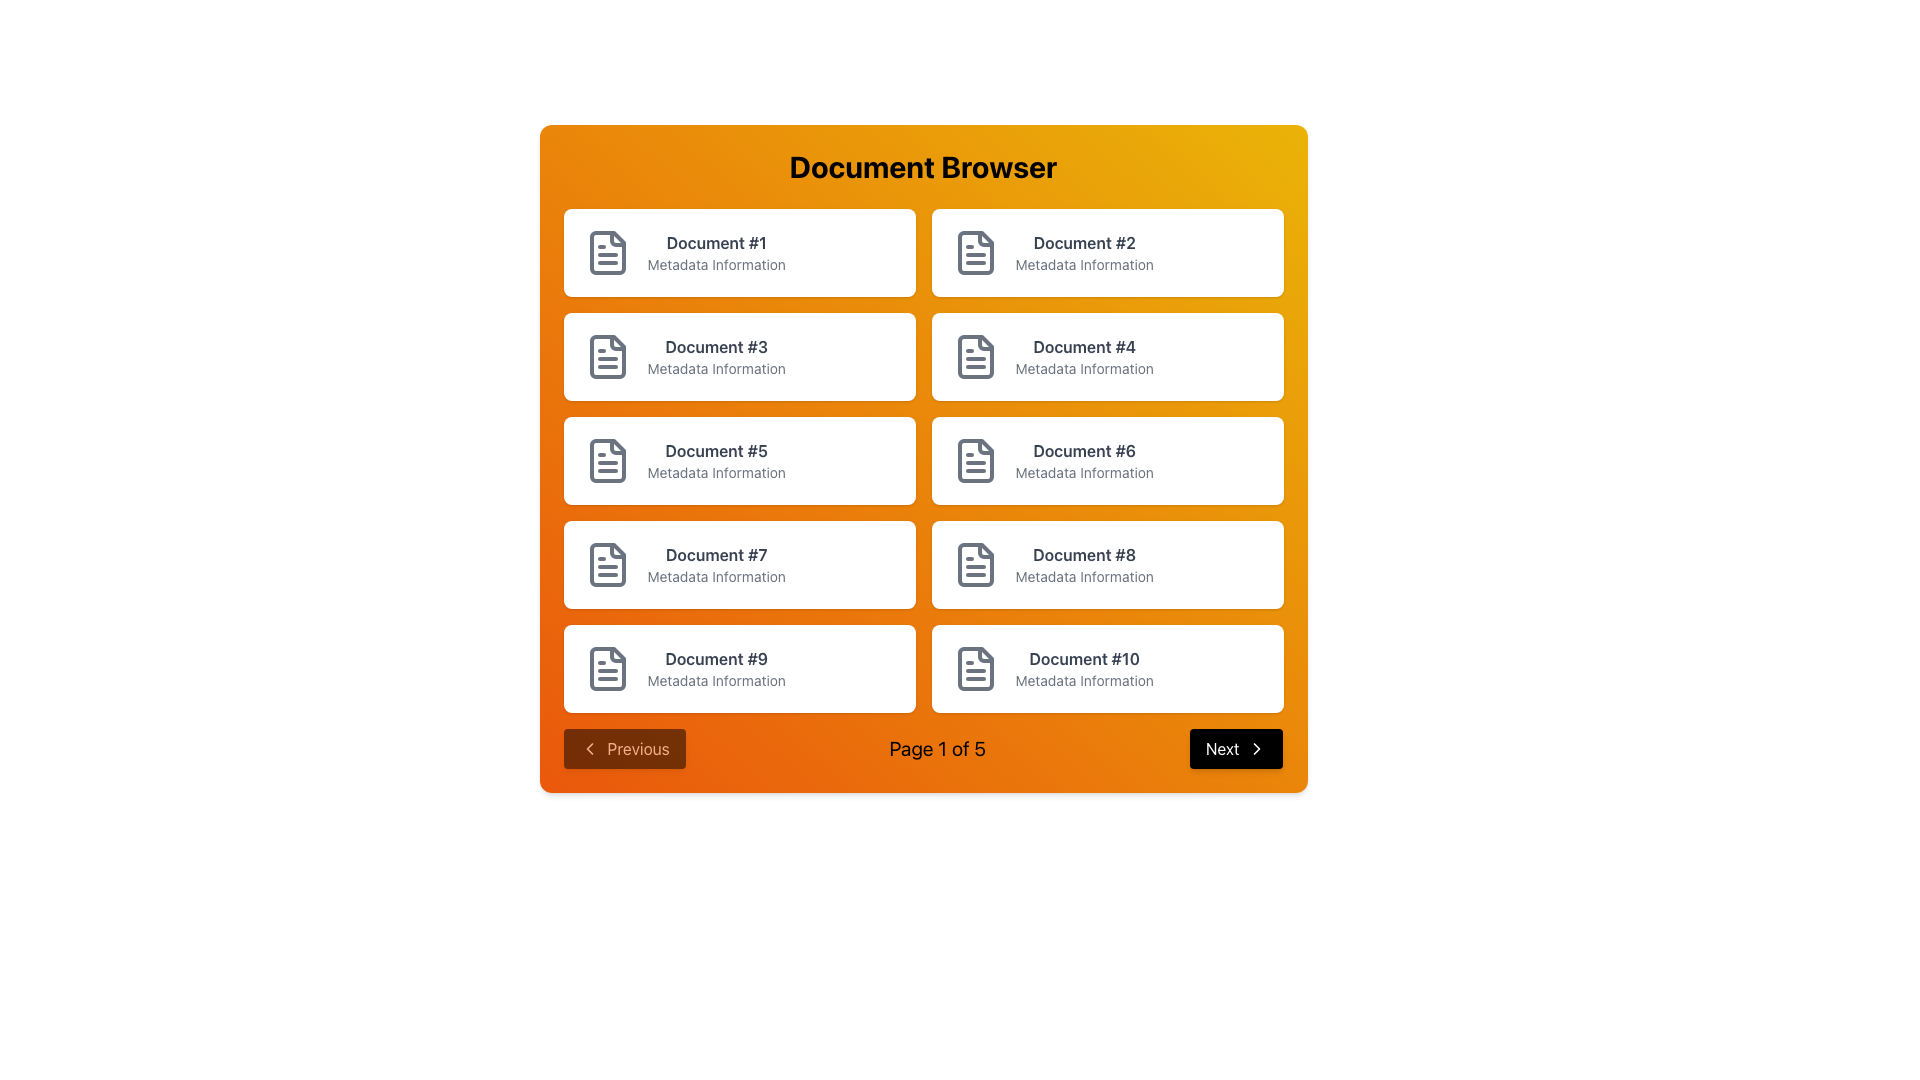  I want to click on the 'Metadata Information' text label located below the 'Document #5' title in the first card of the third row of the grid layout, so click(716, 473).